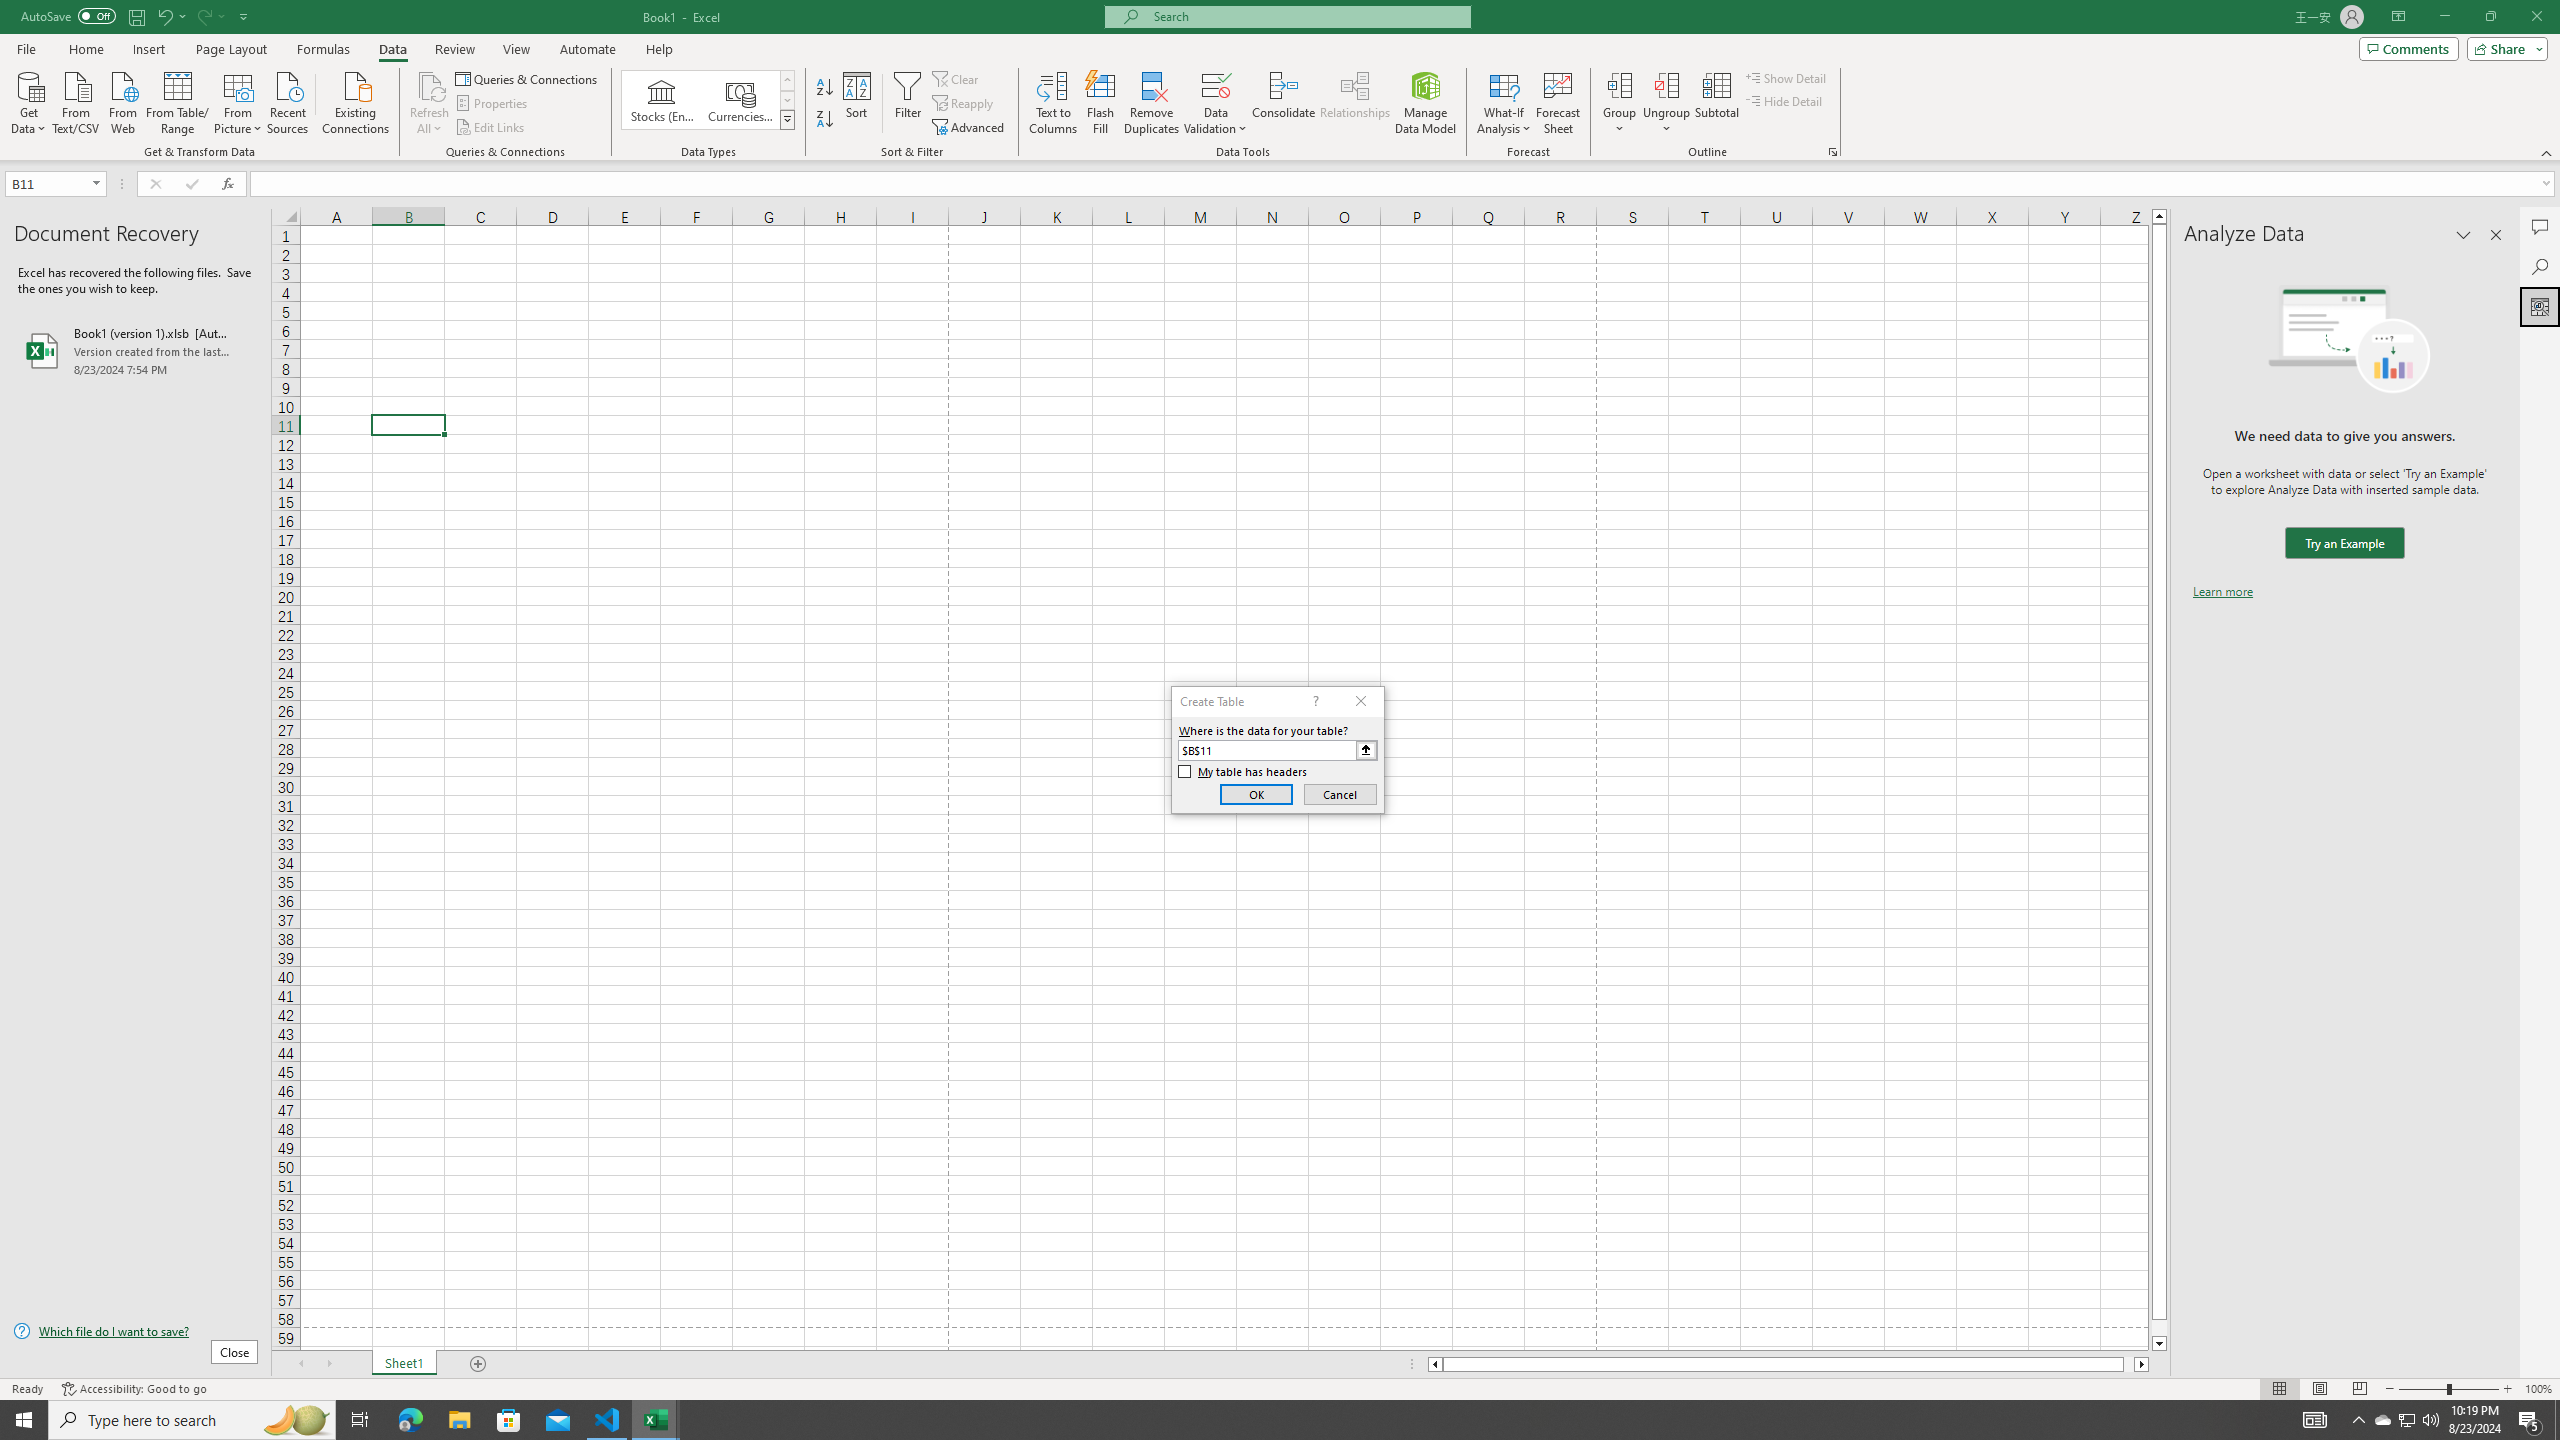 Image resolution: width=2560 pixels, height=1440 pixels. I want to click on 'Show Detail', so click(1785, 77).